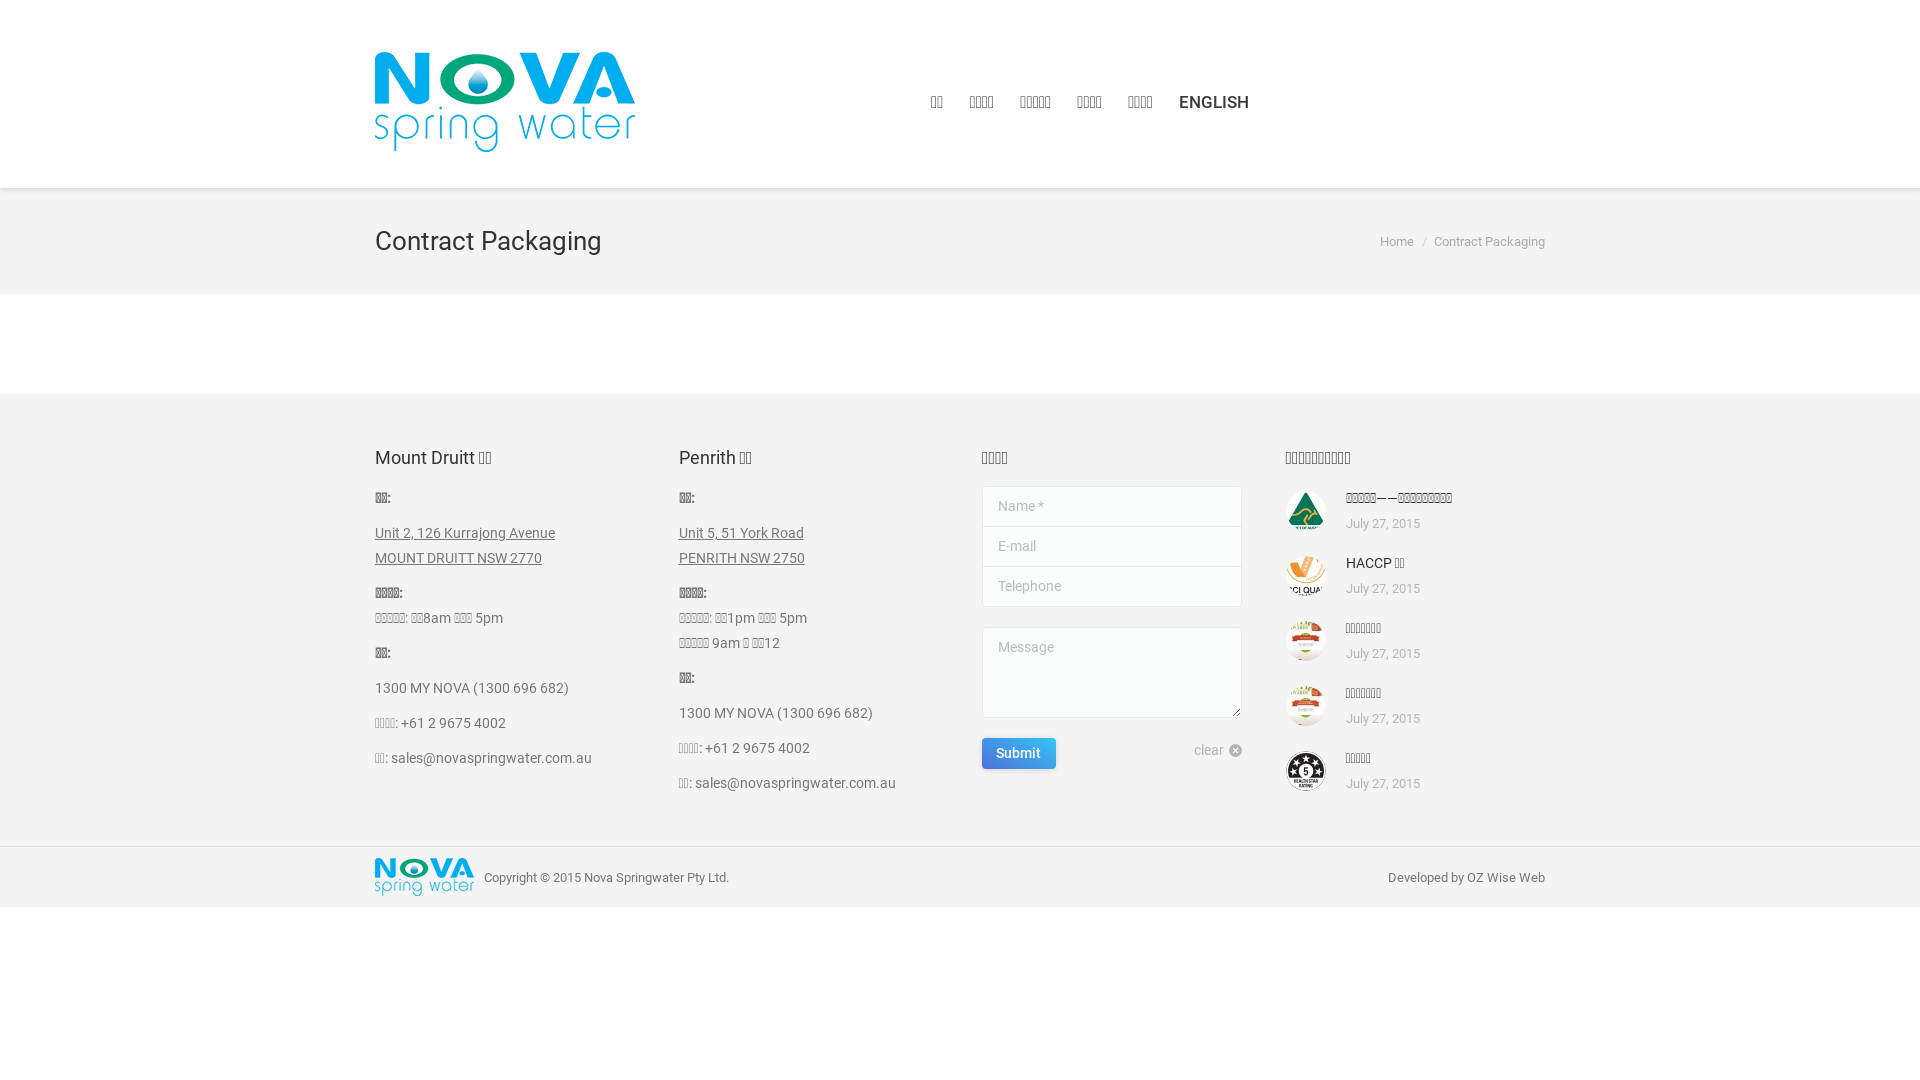 This screenshot has height=1080, width=1920. I want to click on 'MOUNT DRUITT NSW 2770', so click(374, 558).